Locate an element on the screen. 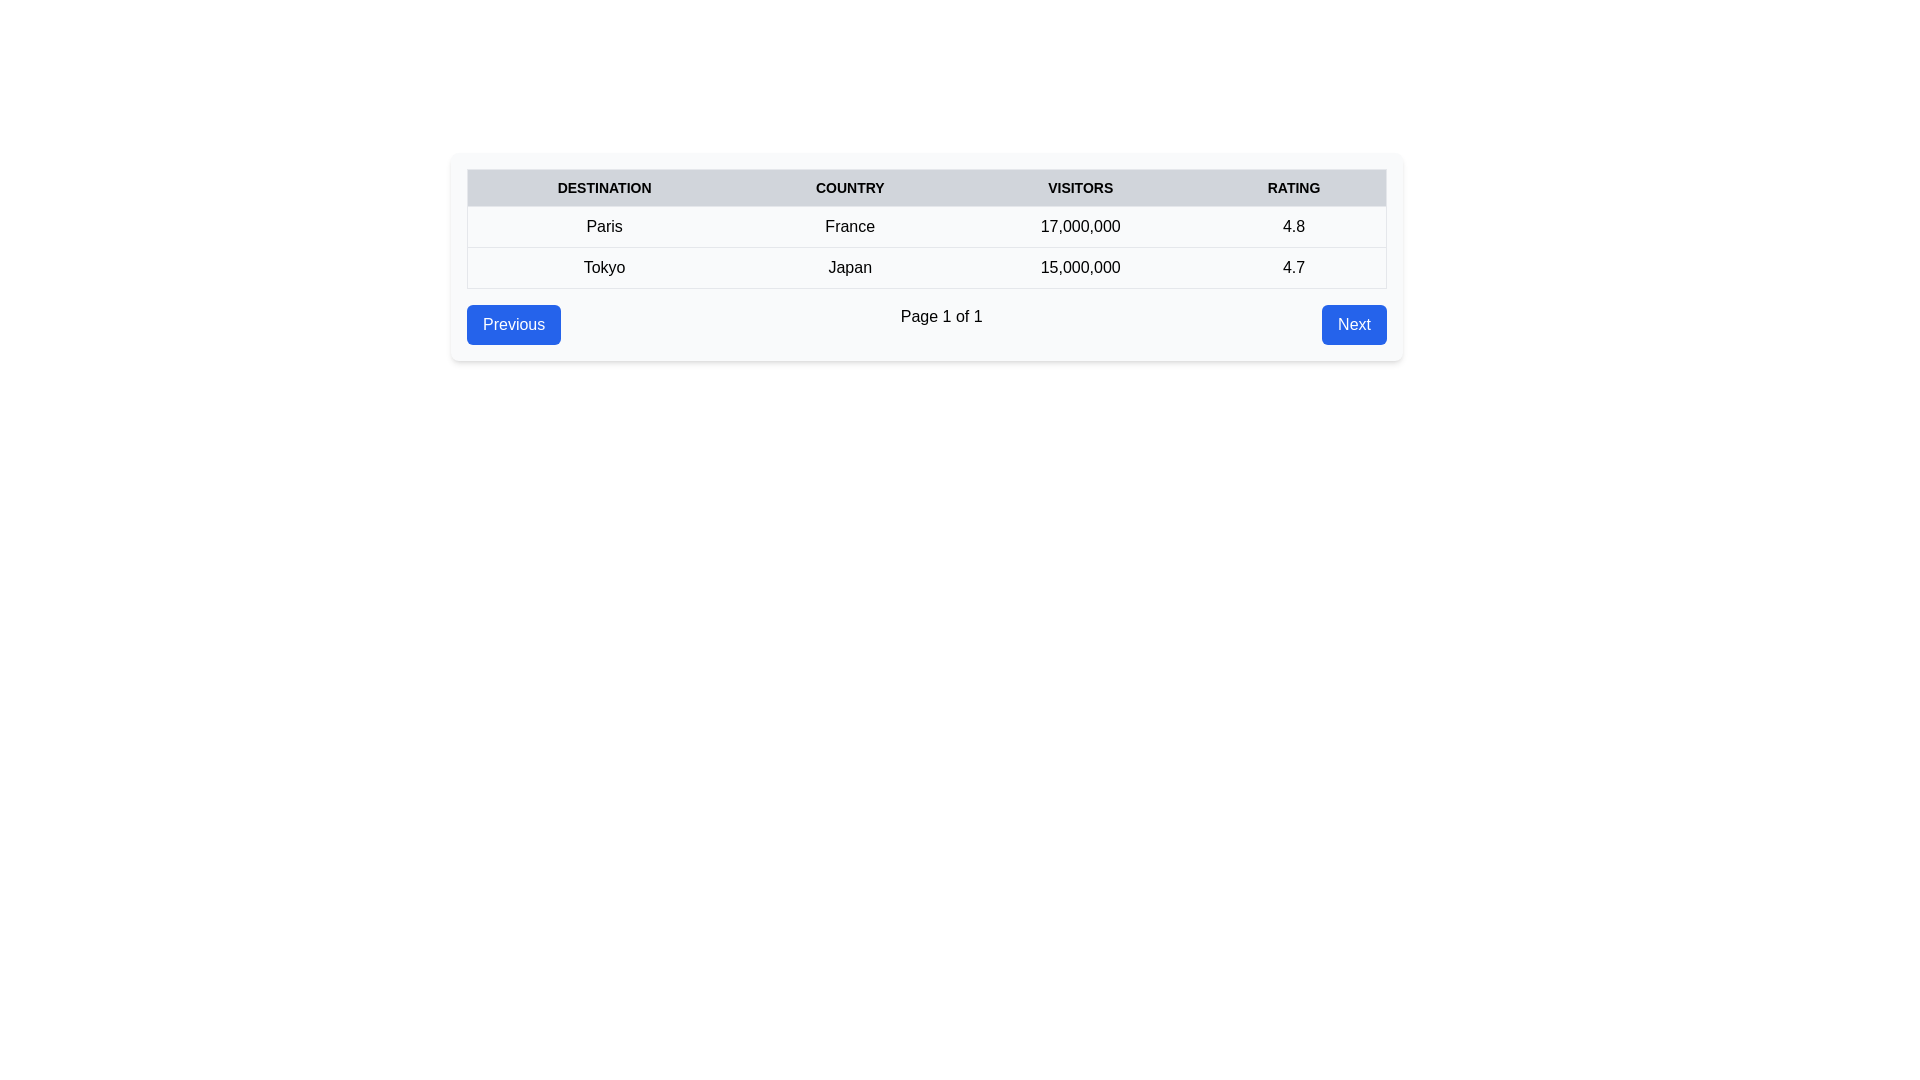  the button located on the leftmost side of the horizontal navigation bar beneath the content table is located at coordinates (514, 323).